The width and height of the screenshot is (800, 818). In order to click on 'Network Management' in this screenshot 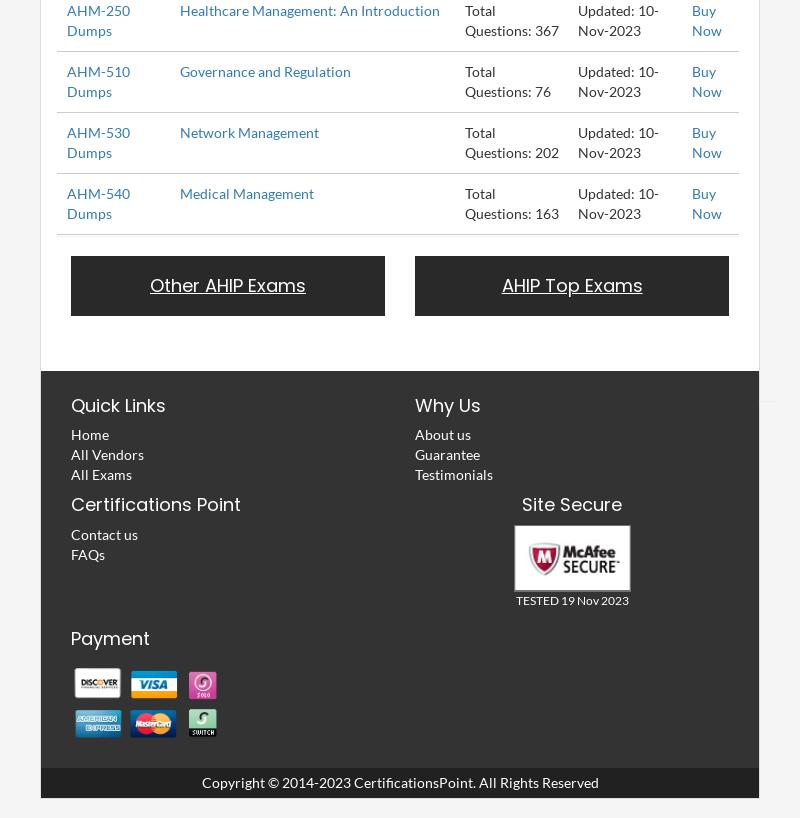, I will do `click(179, 131)`.